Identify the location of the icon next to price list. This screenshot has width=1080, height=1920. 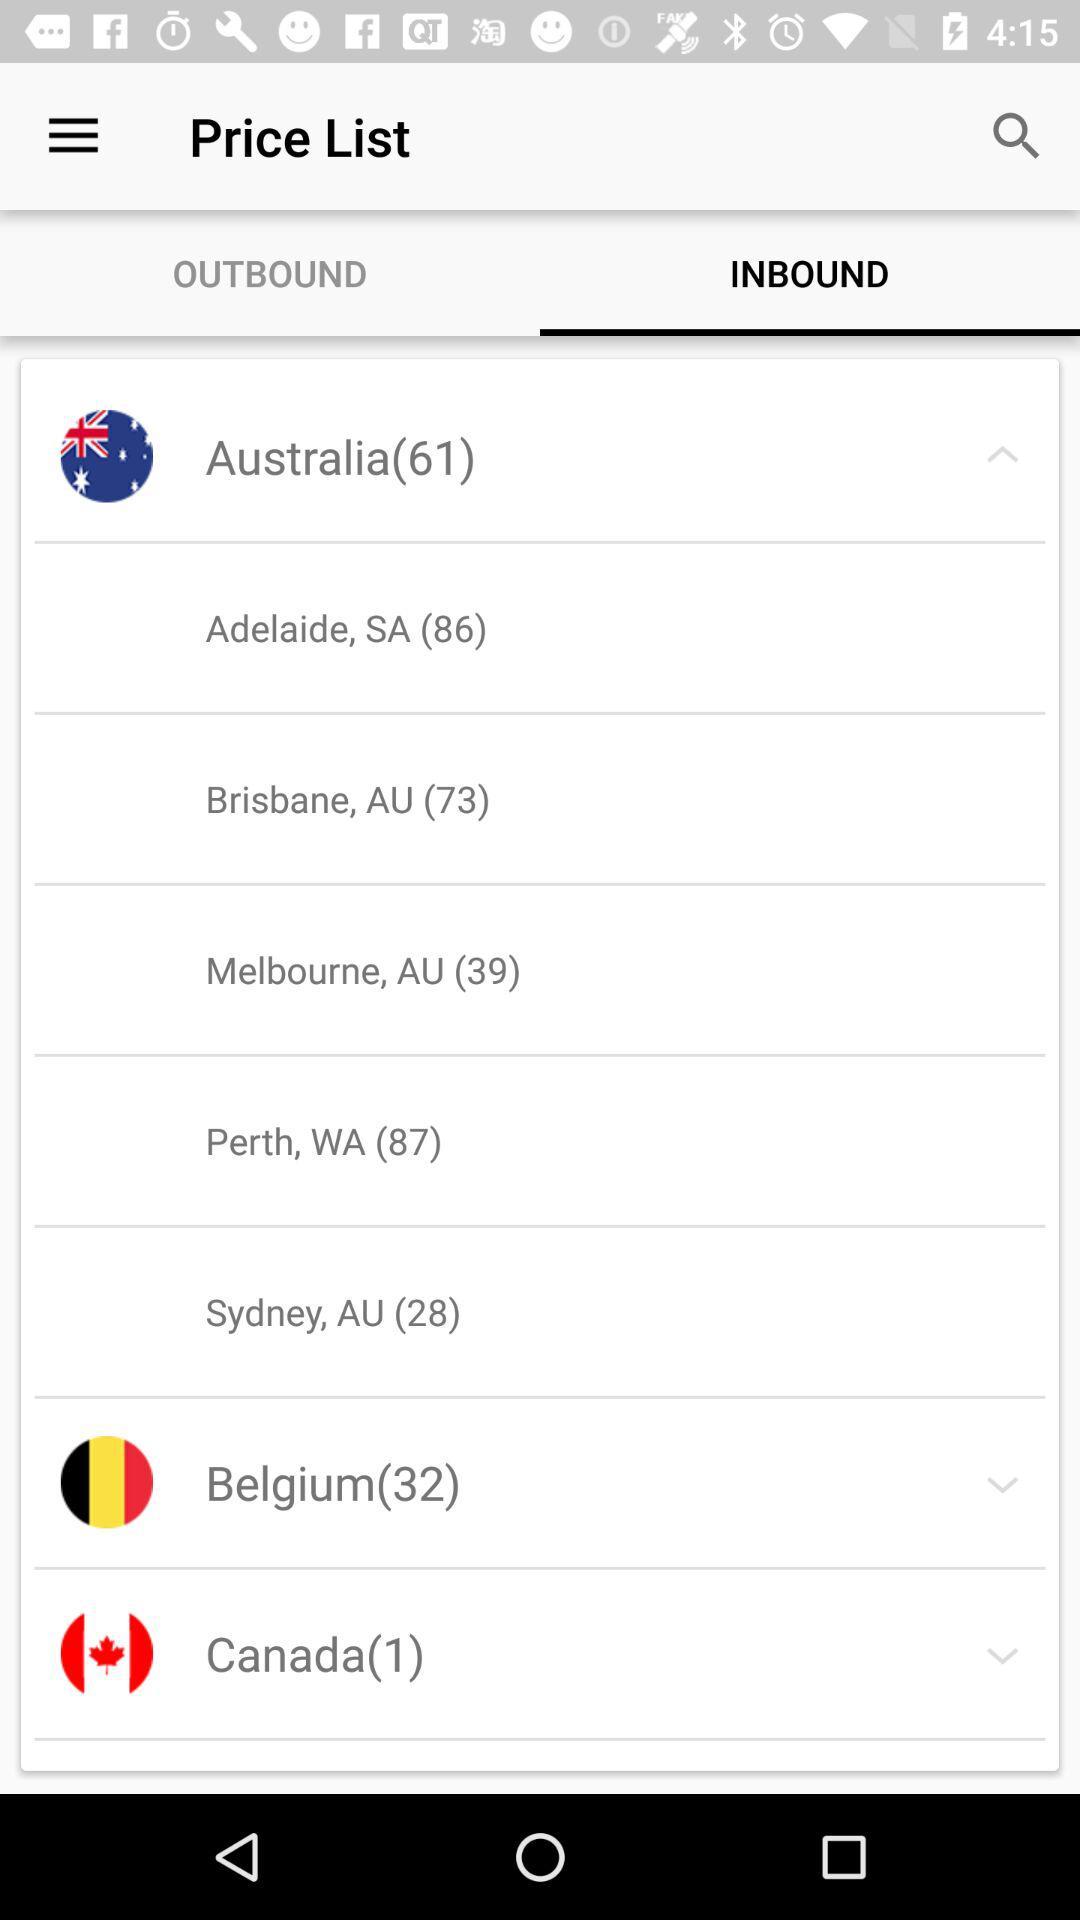
(1017, 135).